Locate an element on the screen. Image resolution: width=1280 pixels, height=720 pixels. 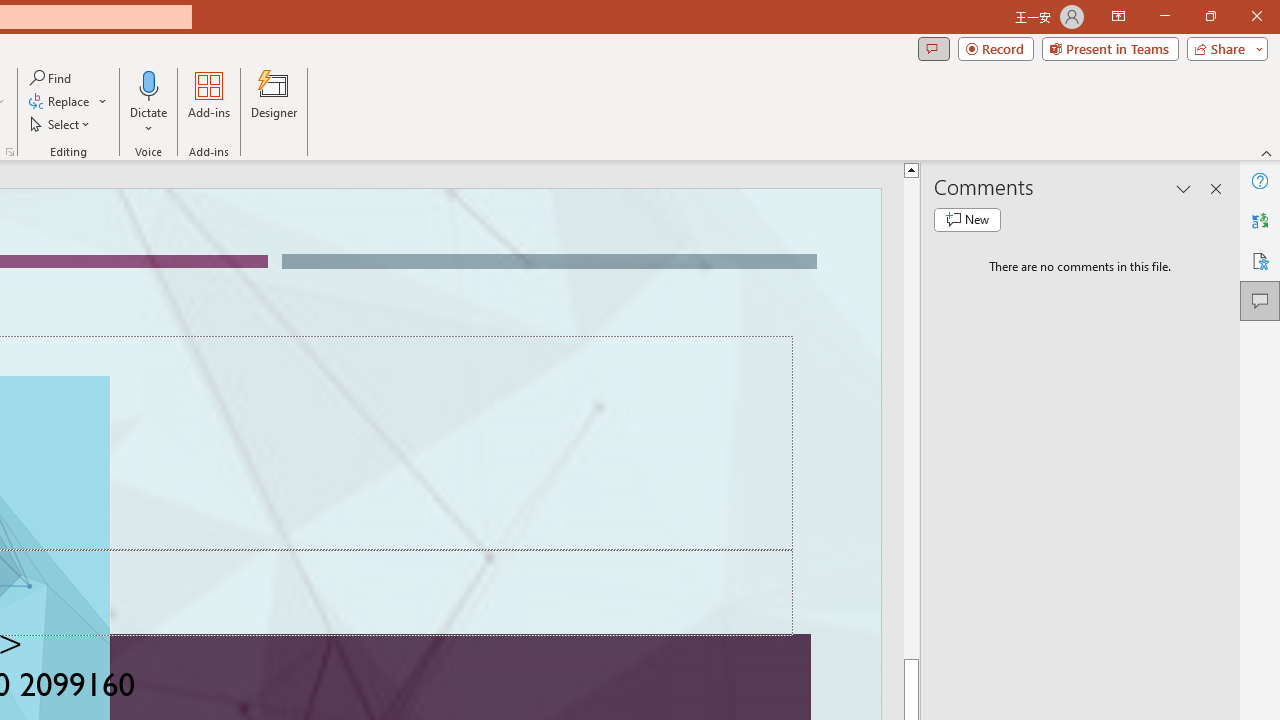
'New comment' is located at coordinates (967, 219).